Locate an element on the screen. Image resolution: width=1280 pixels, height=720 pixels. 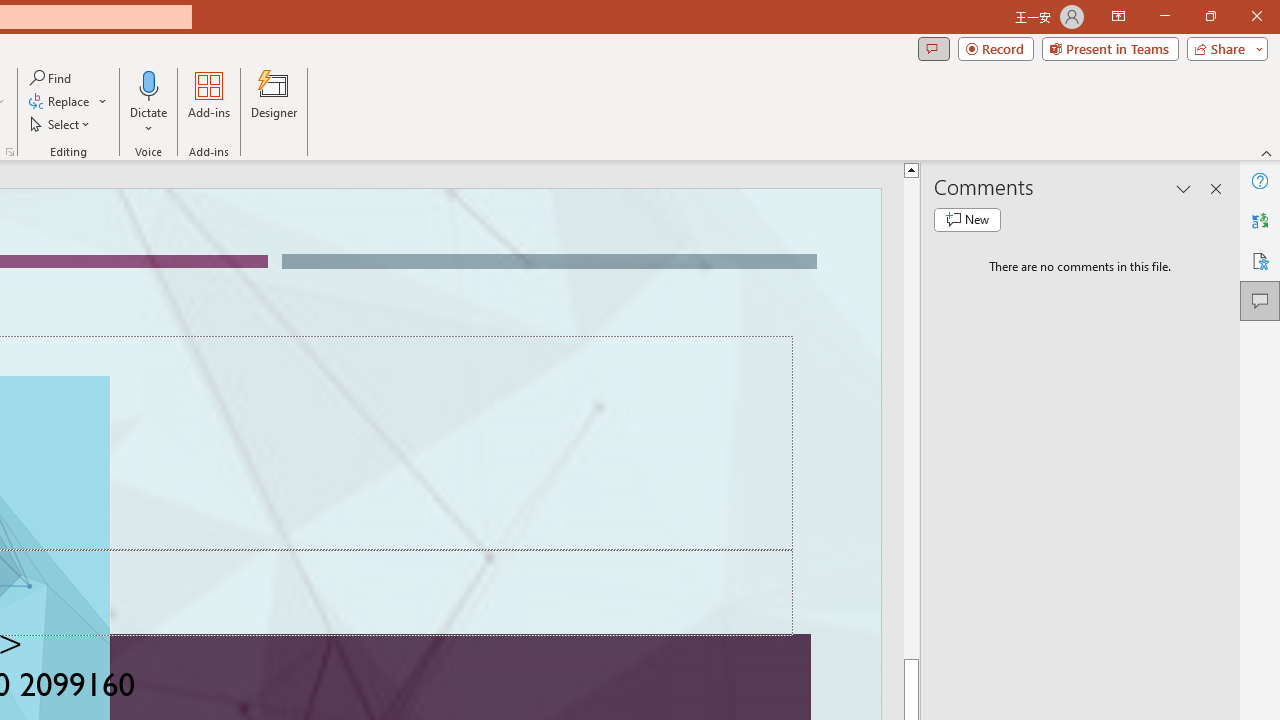
'New comment' is located at coordinates (967, 219).